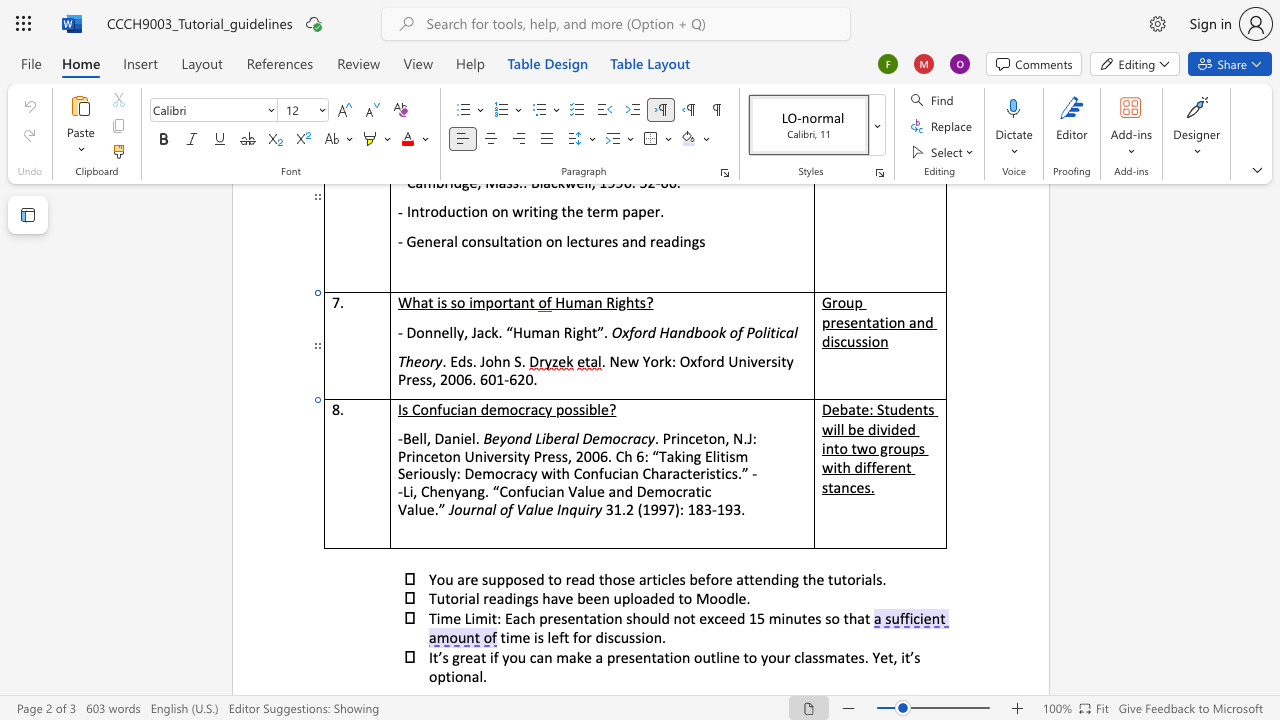 The image size is (1280, 720). I want to click on the space between the continuous character "1" and "." in the text, so click(619, 508).